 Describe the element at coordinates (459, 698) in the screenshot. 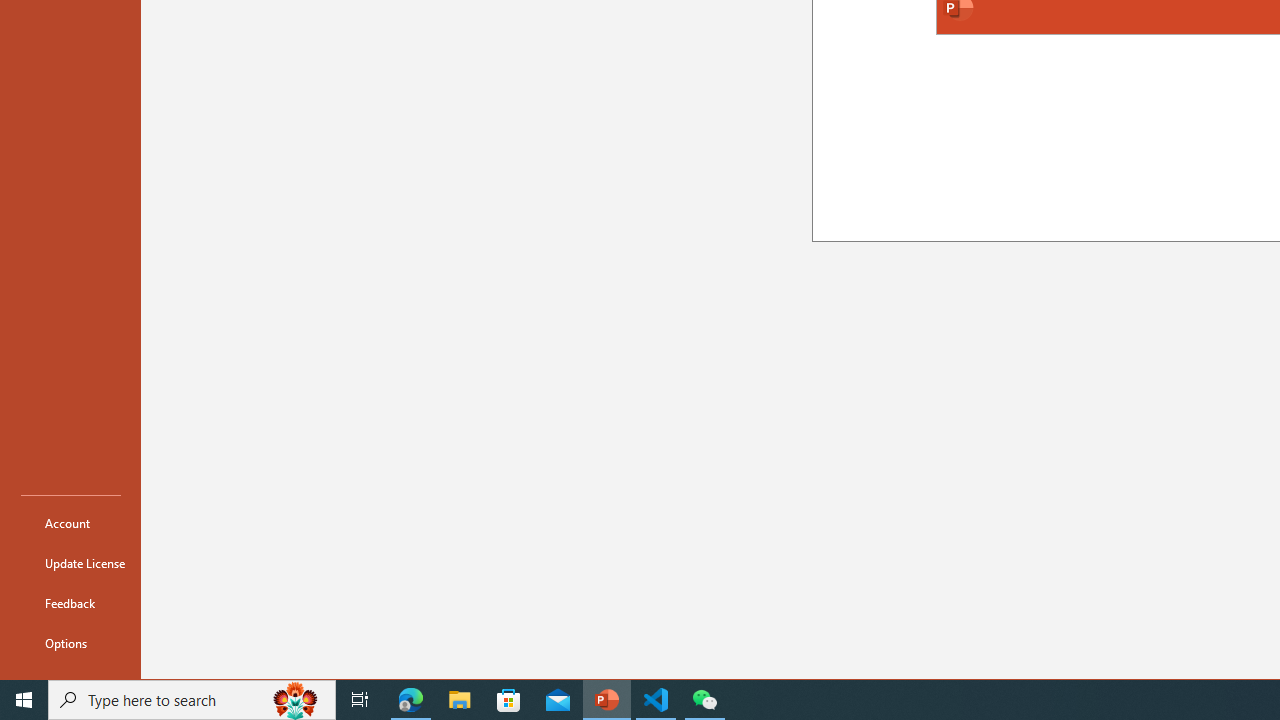

I see `'File Explorer'` at that location.